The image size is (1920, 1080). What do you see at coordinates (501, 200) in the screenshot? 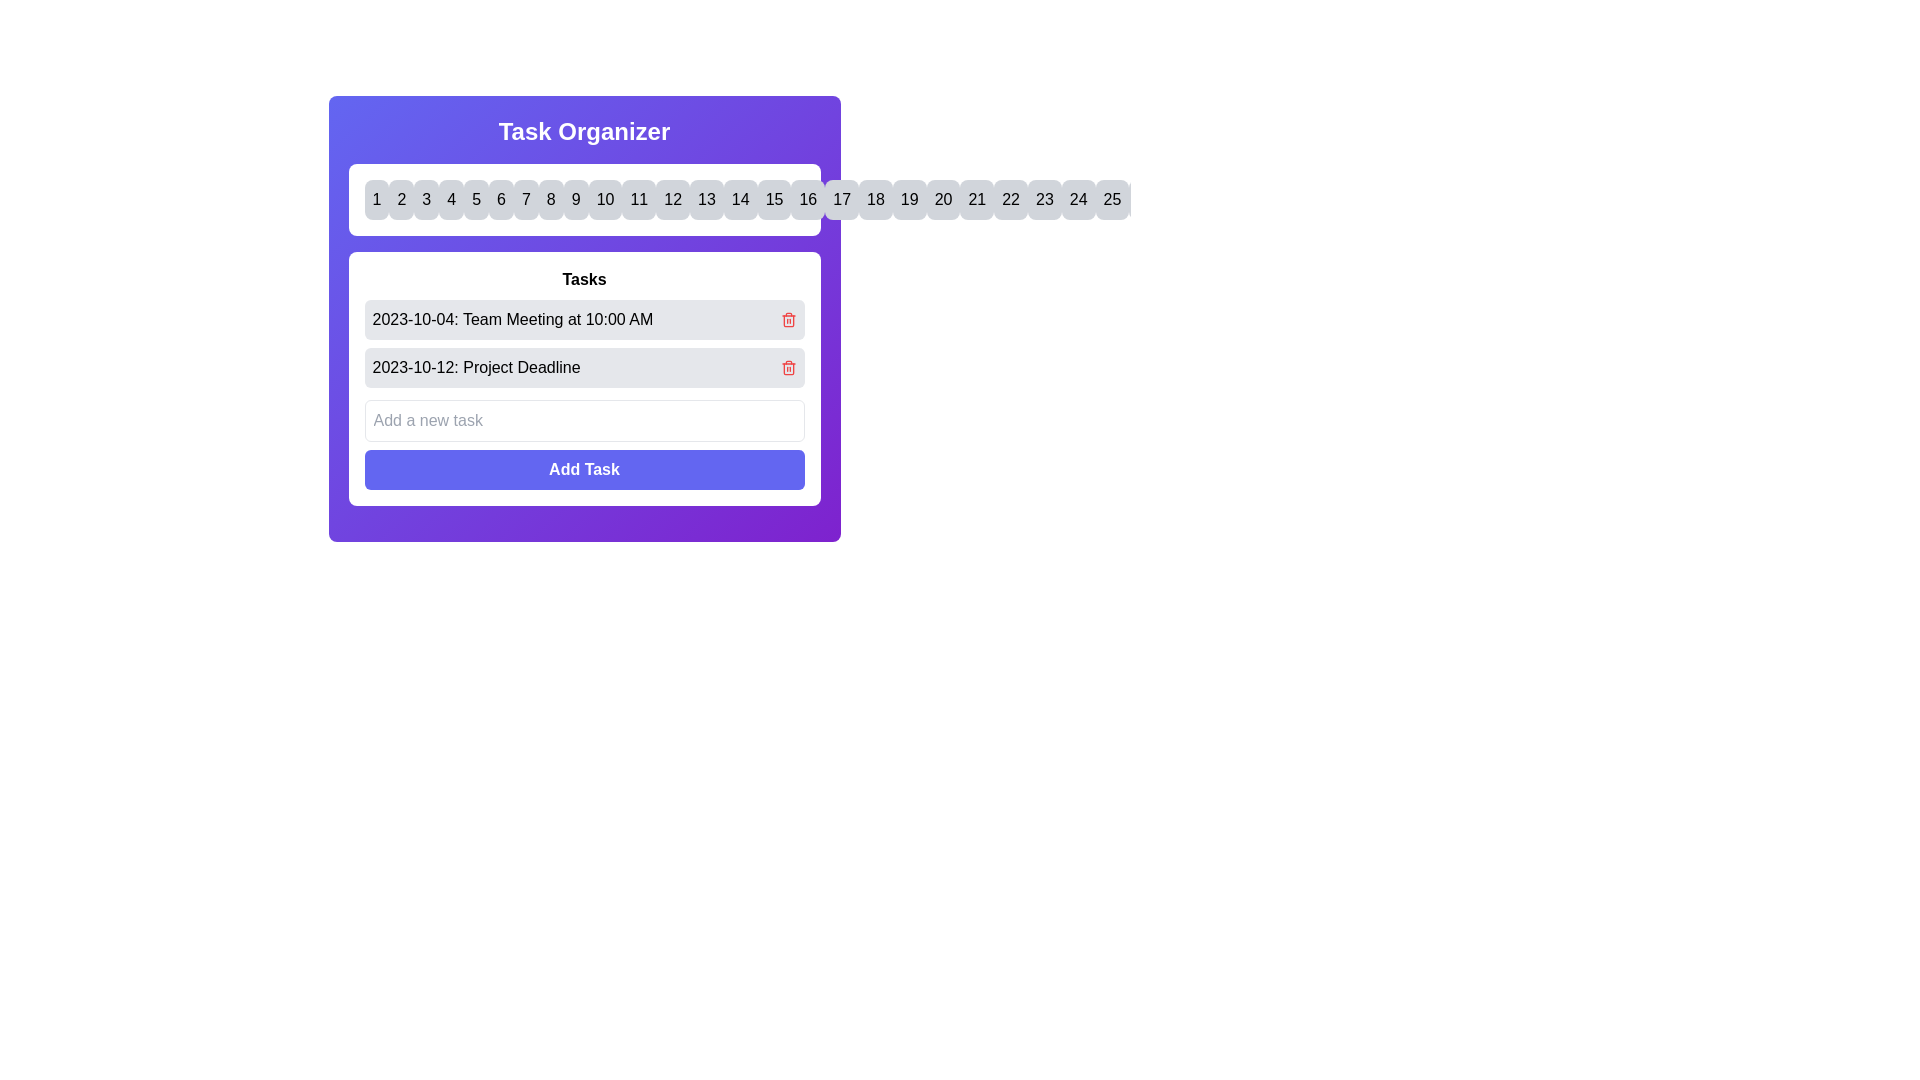
I see `the button labeled '6' with a light gray background` at bounding box center [501, 200].